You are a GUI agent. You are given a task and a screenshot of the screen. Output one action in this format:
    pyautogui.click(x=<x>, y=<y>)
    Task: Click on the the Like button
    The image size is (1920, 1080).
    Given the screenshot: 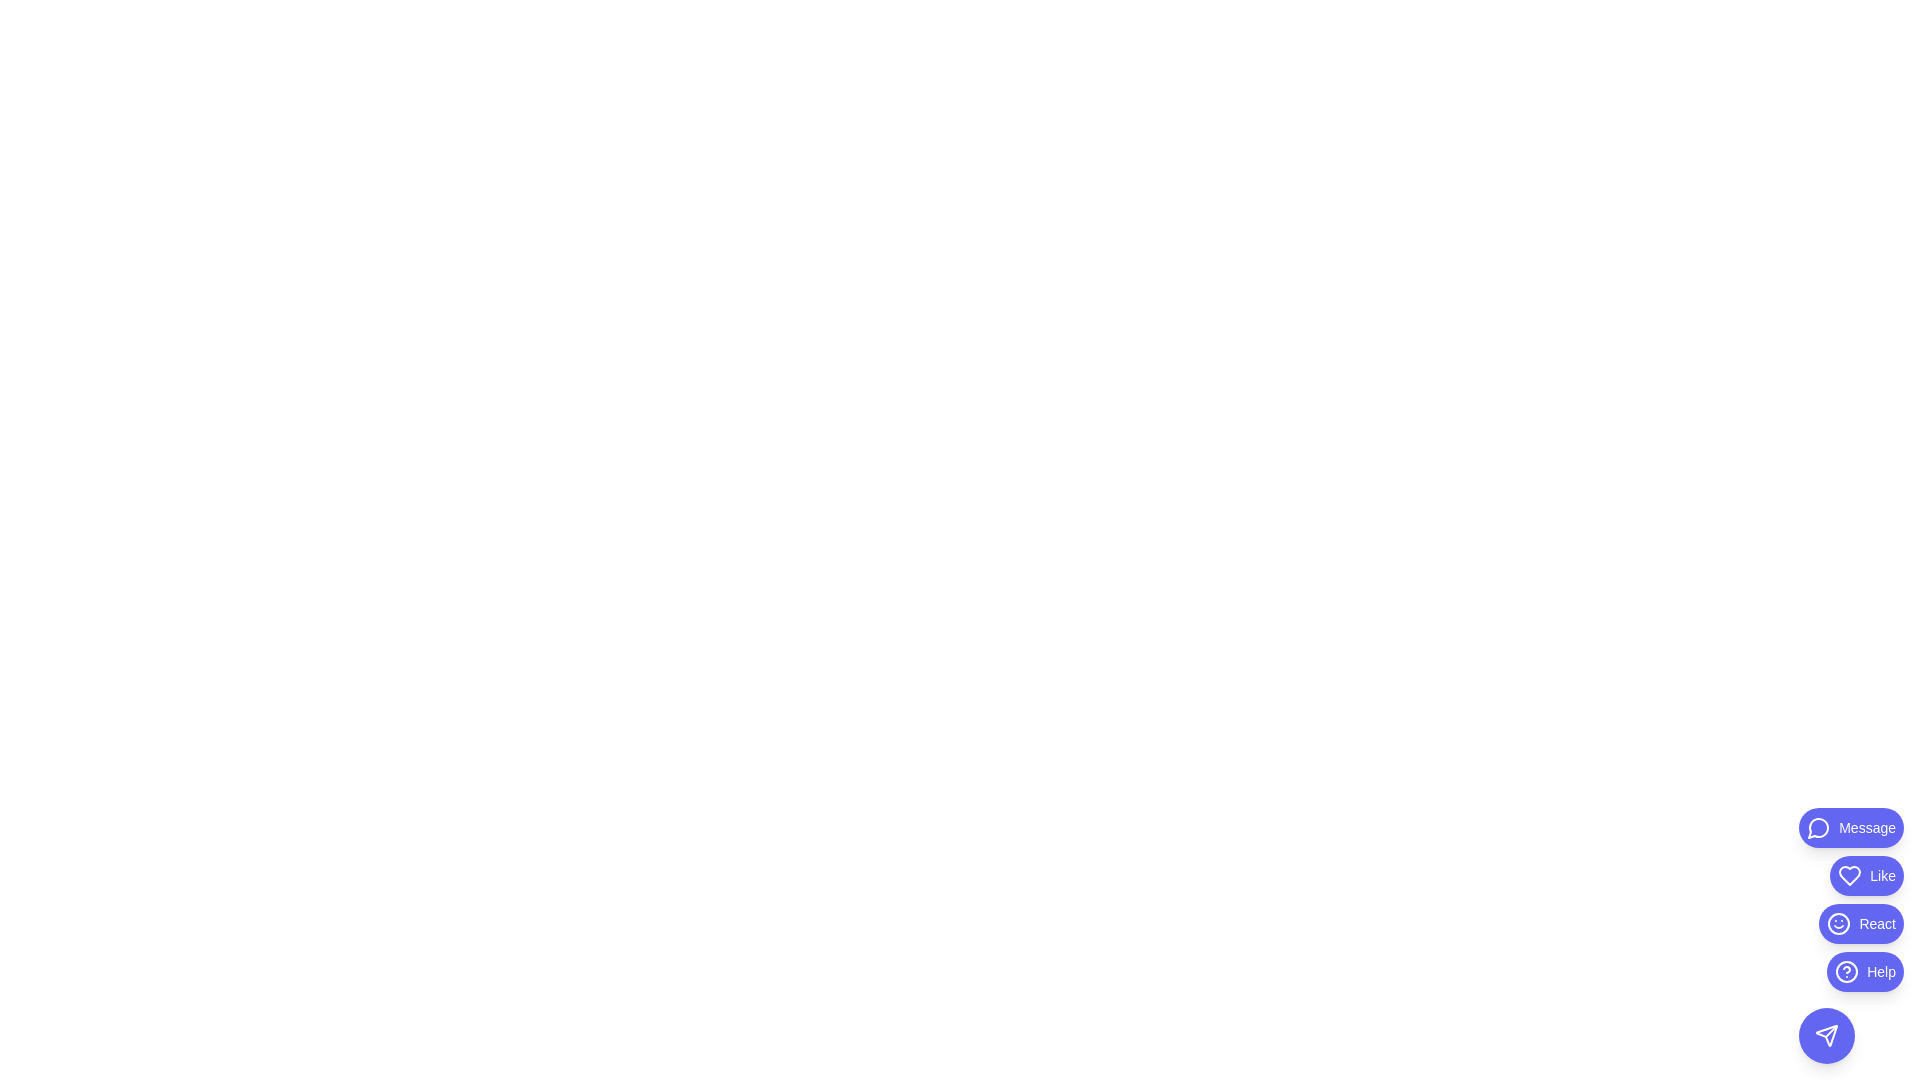 What is the action you would take?
    pyautogui.click(x=1866, y=874)
    